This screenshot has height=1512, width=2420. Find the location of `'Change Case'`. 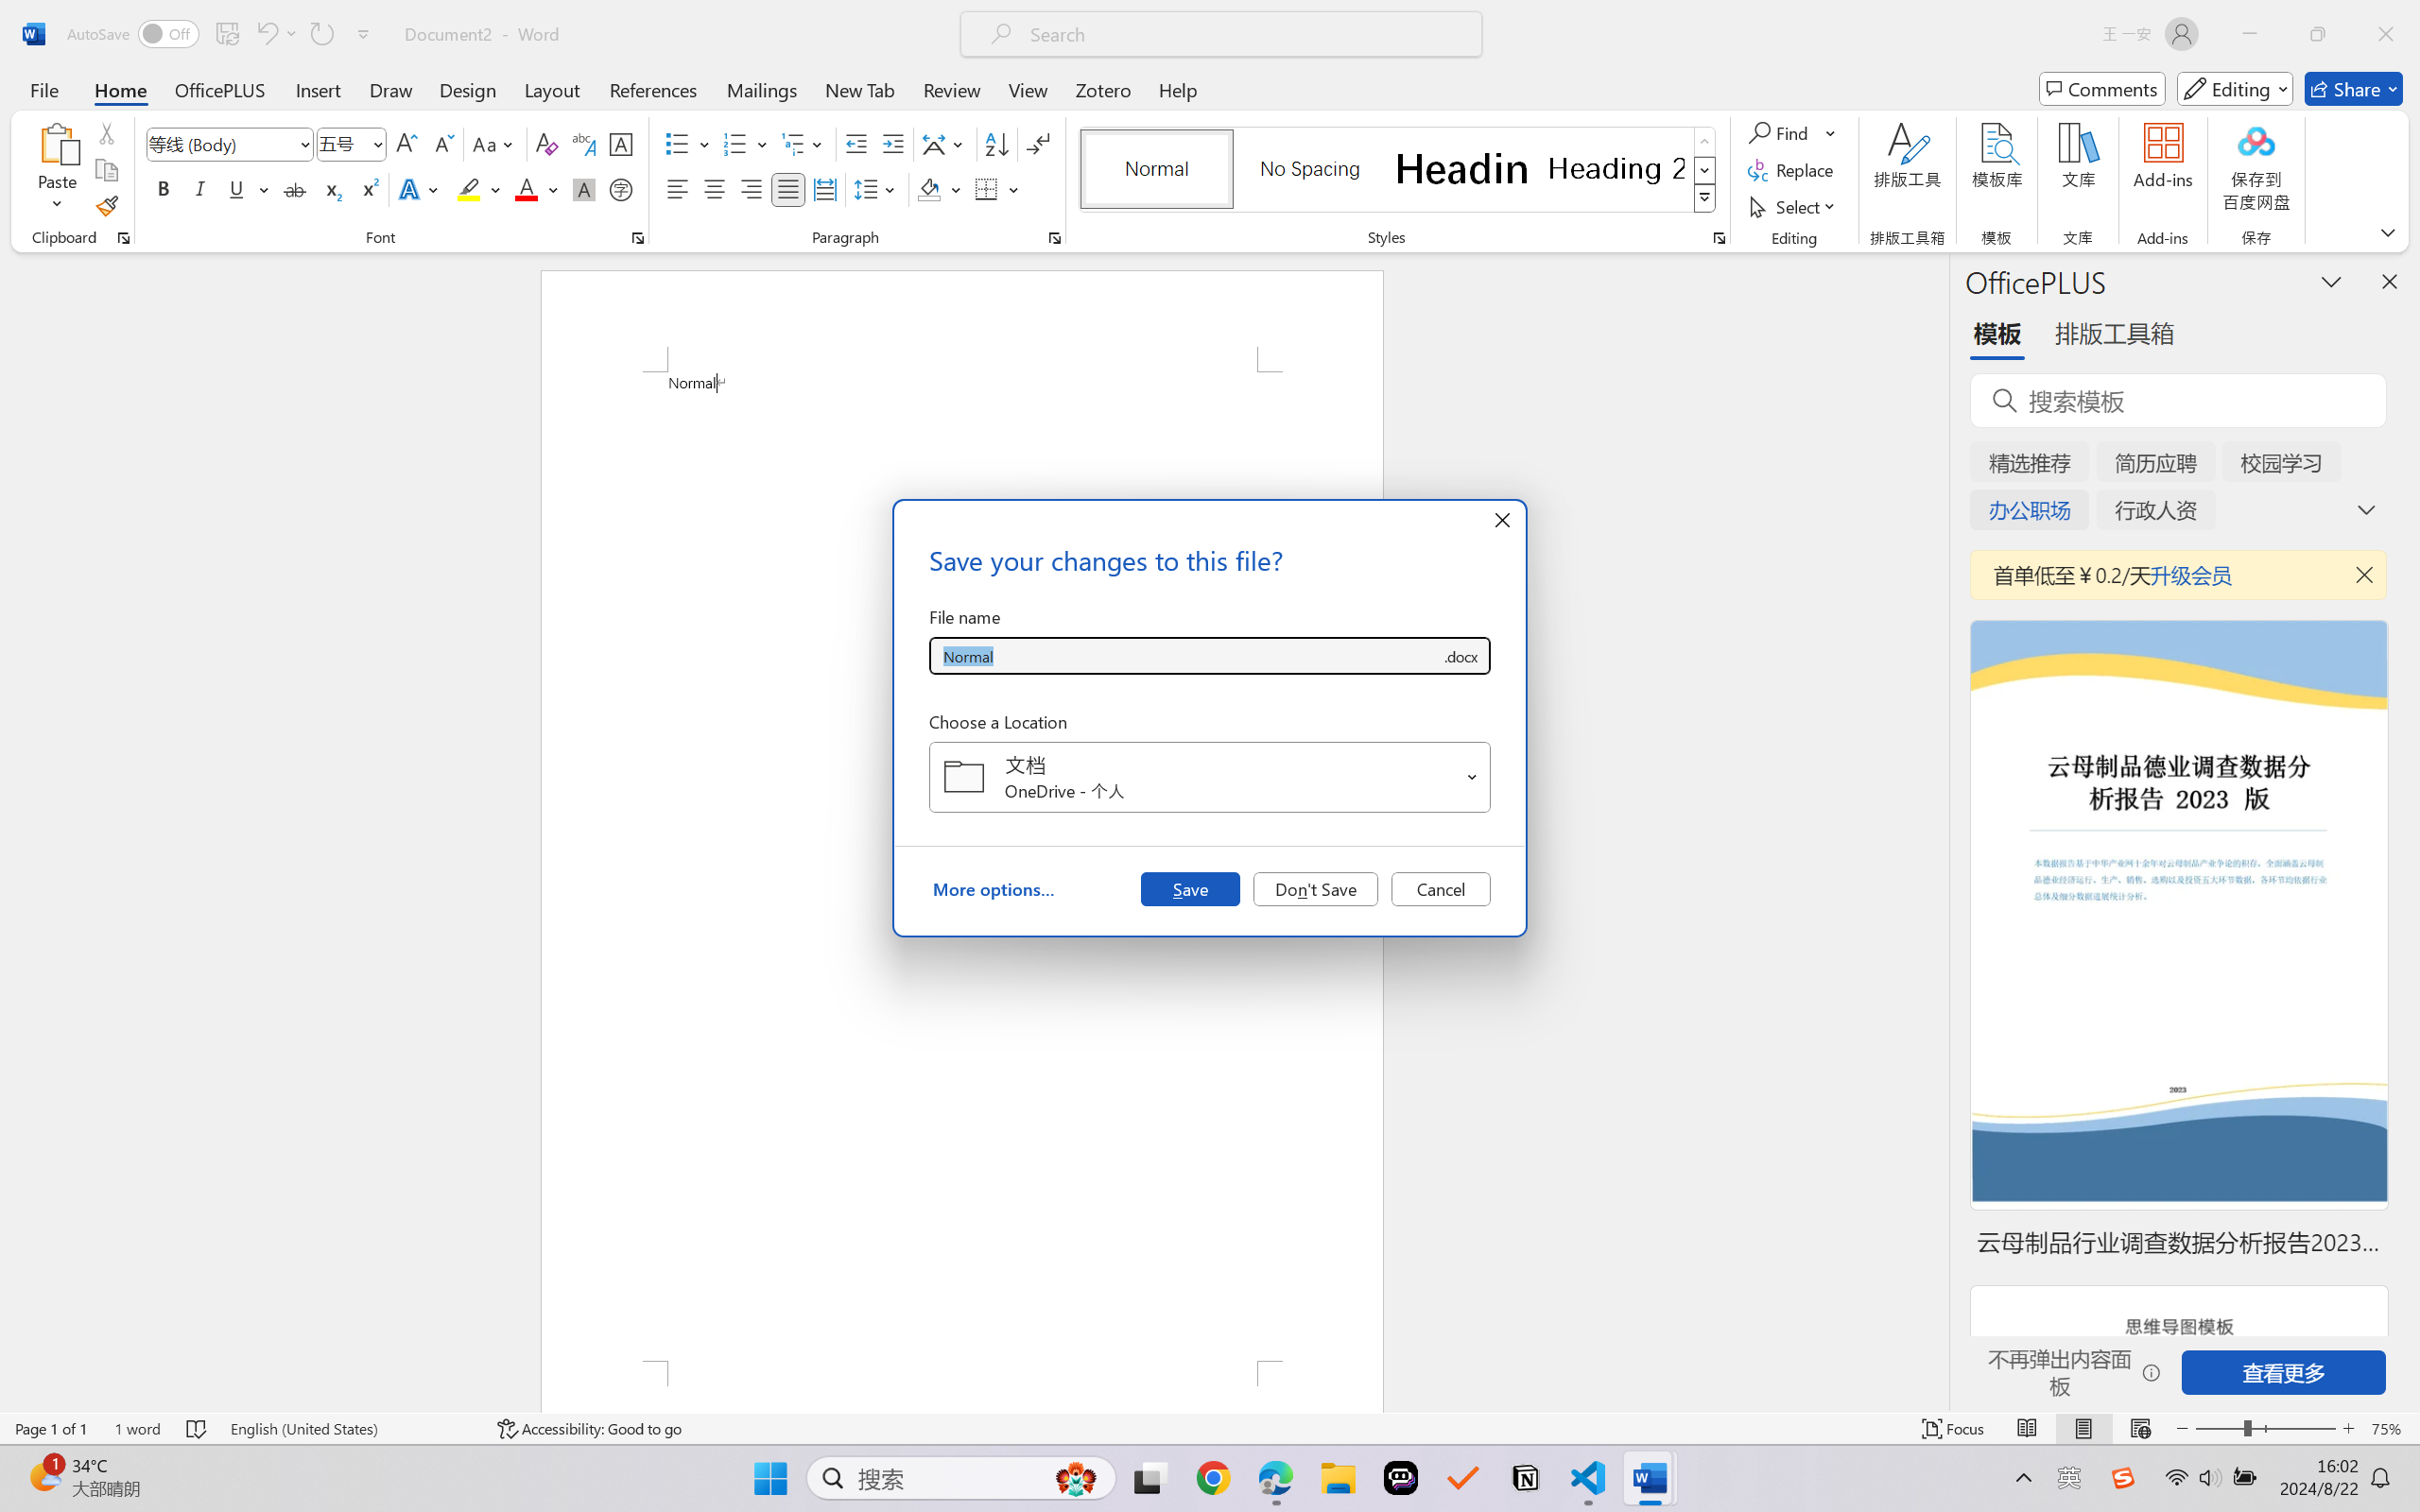

'Change Case' is located at coordinates (493, 144).